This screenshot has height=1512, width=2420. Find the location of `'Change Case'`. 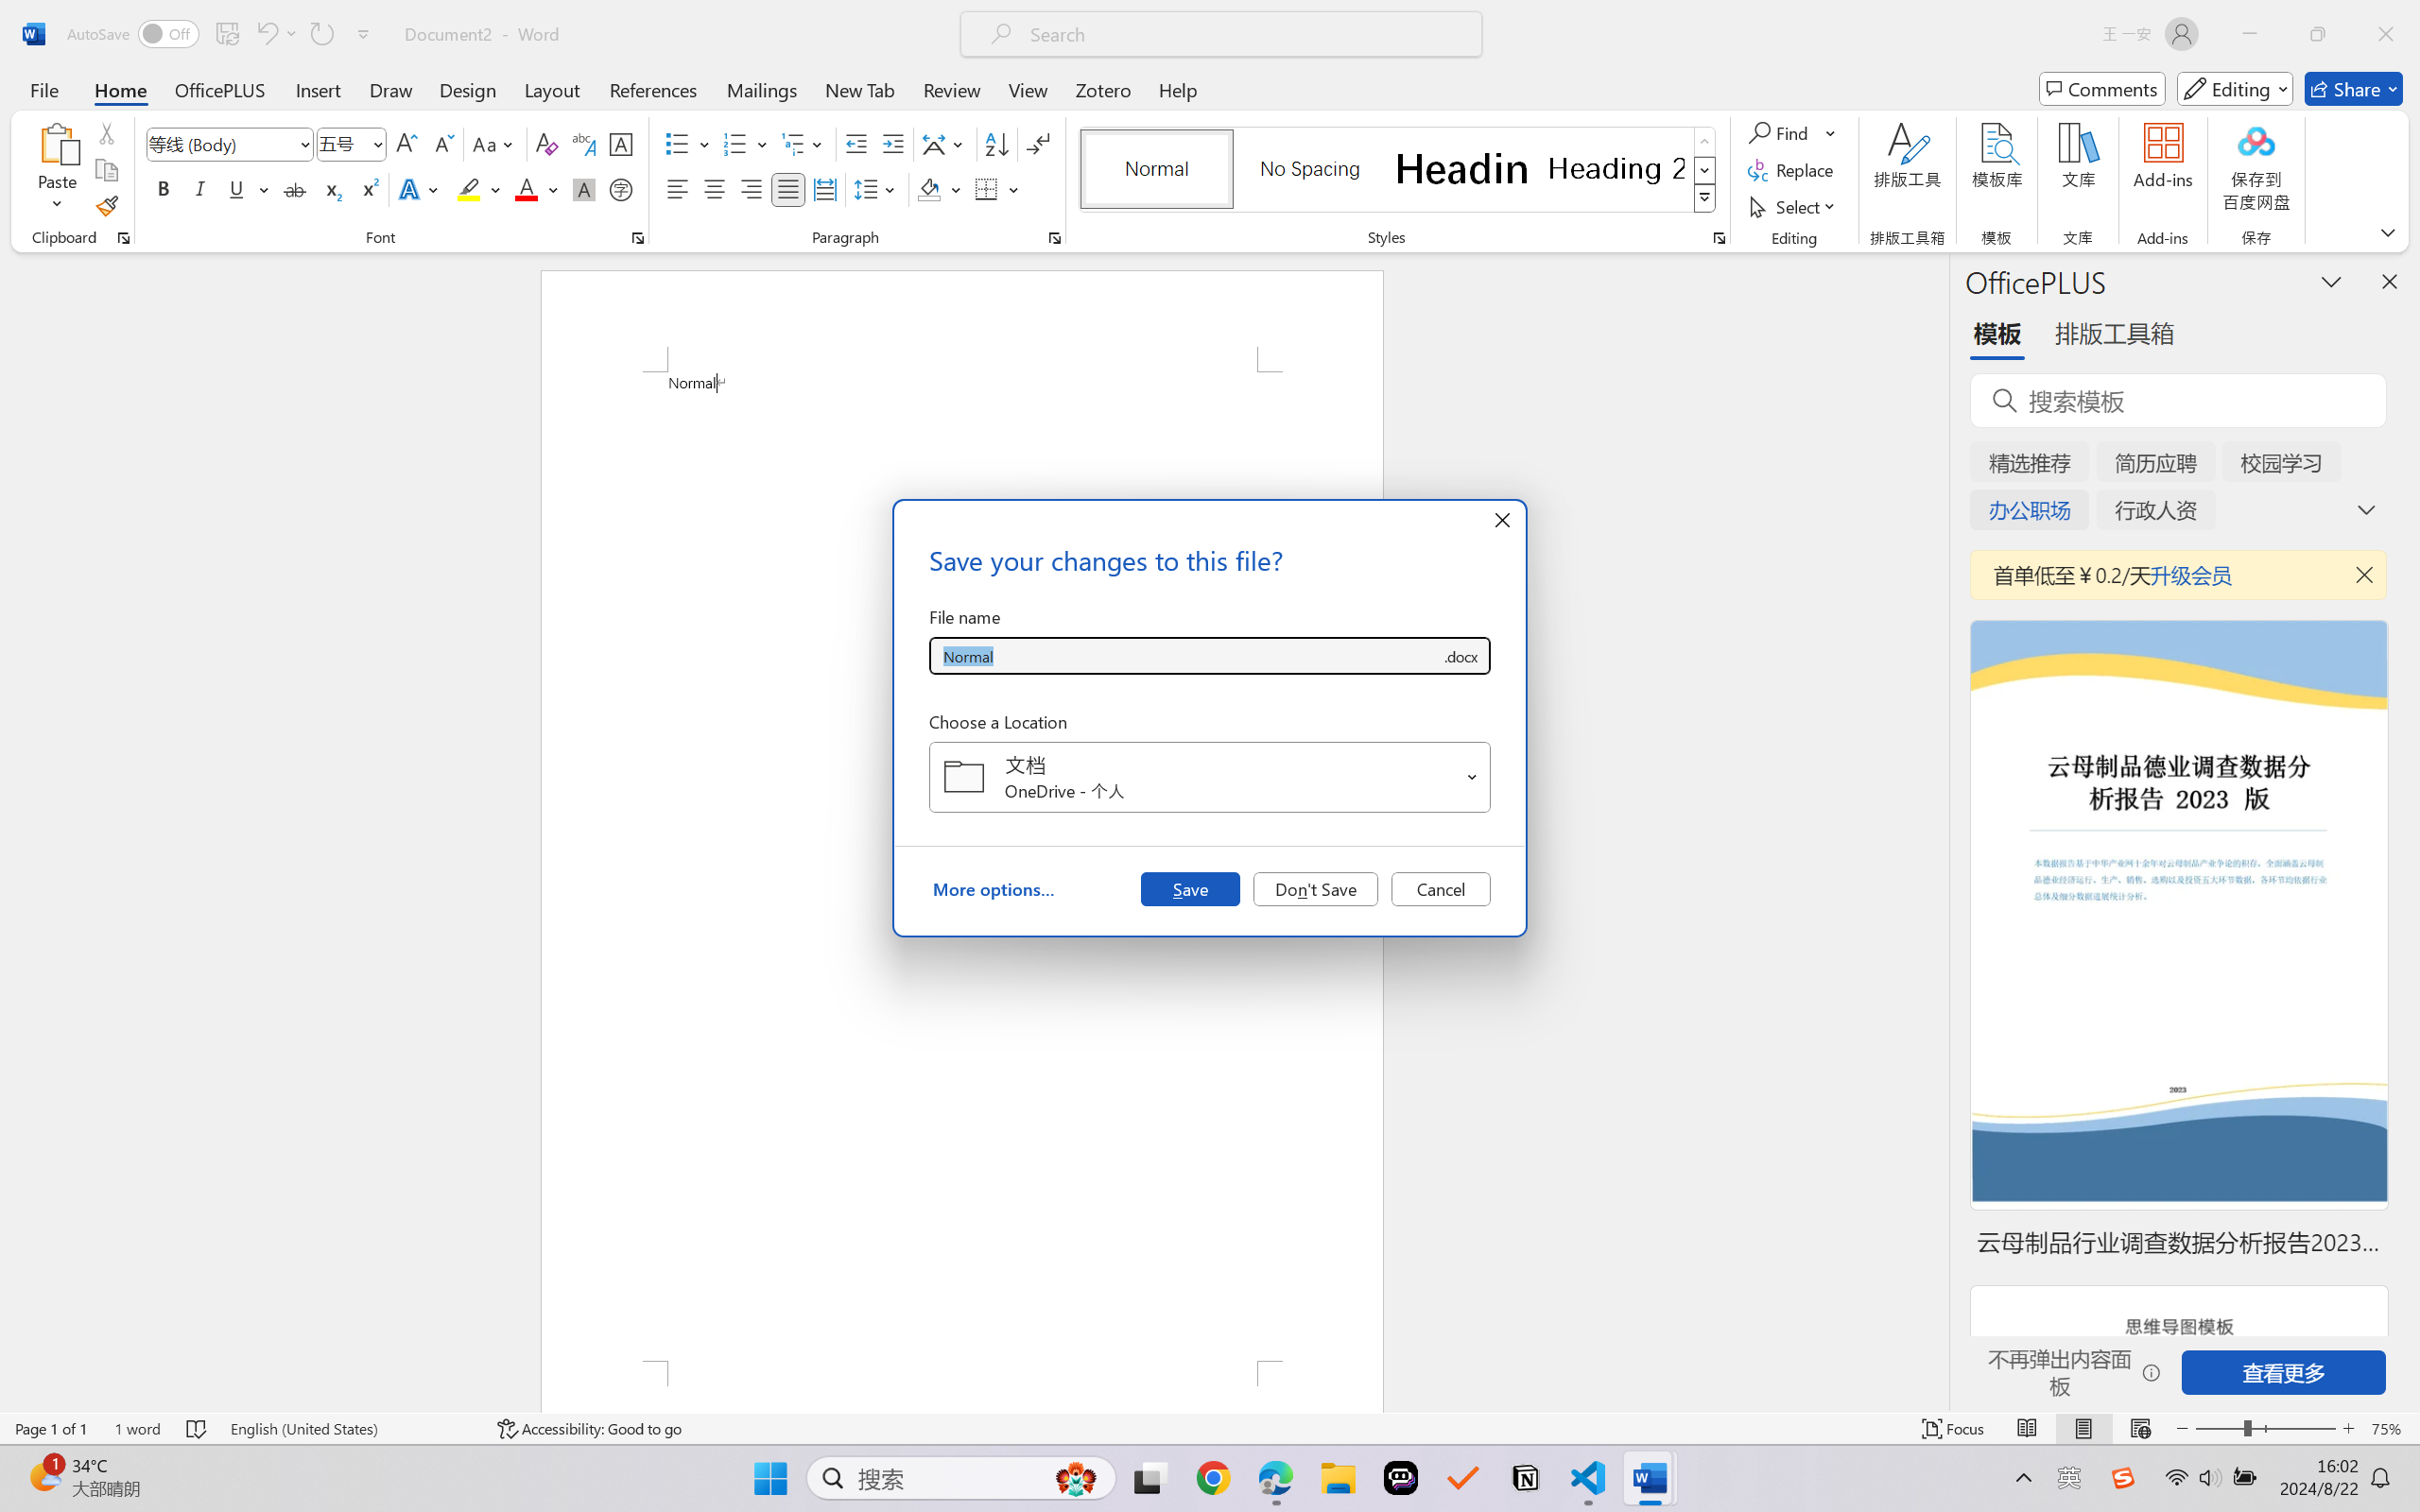

'Change Case' is located at coordinates (493, 144).